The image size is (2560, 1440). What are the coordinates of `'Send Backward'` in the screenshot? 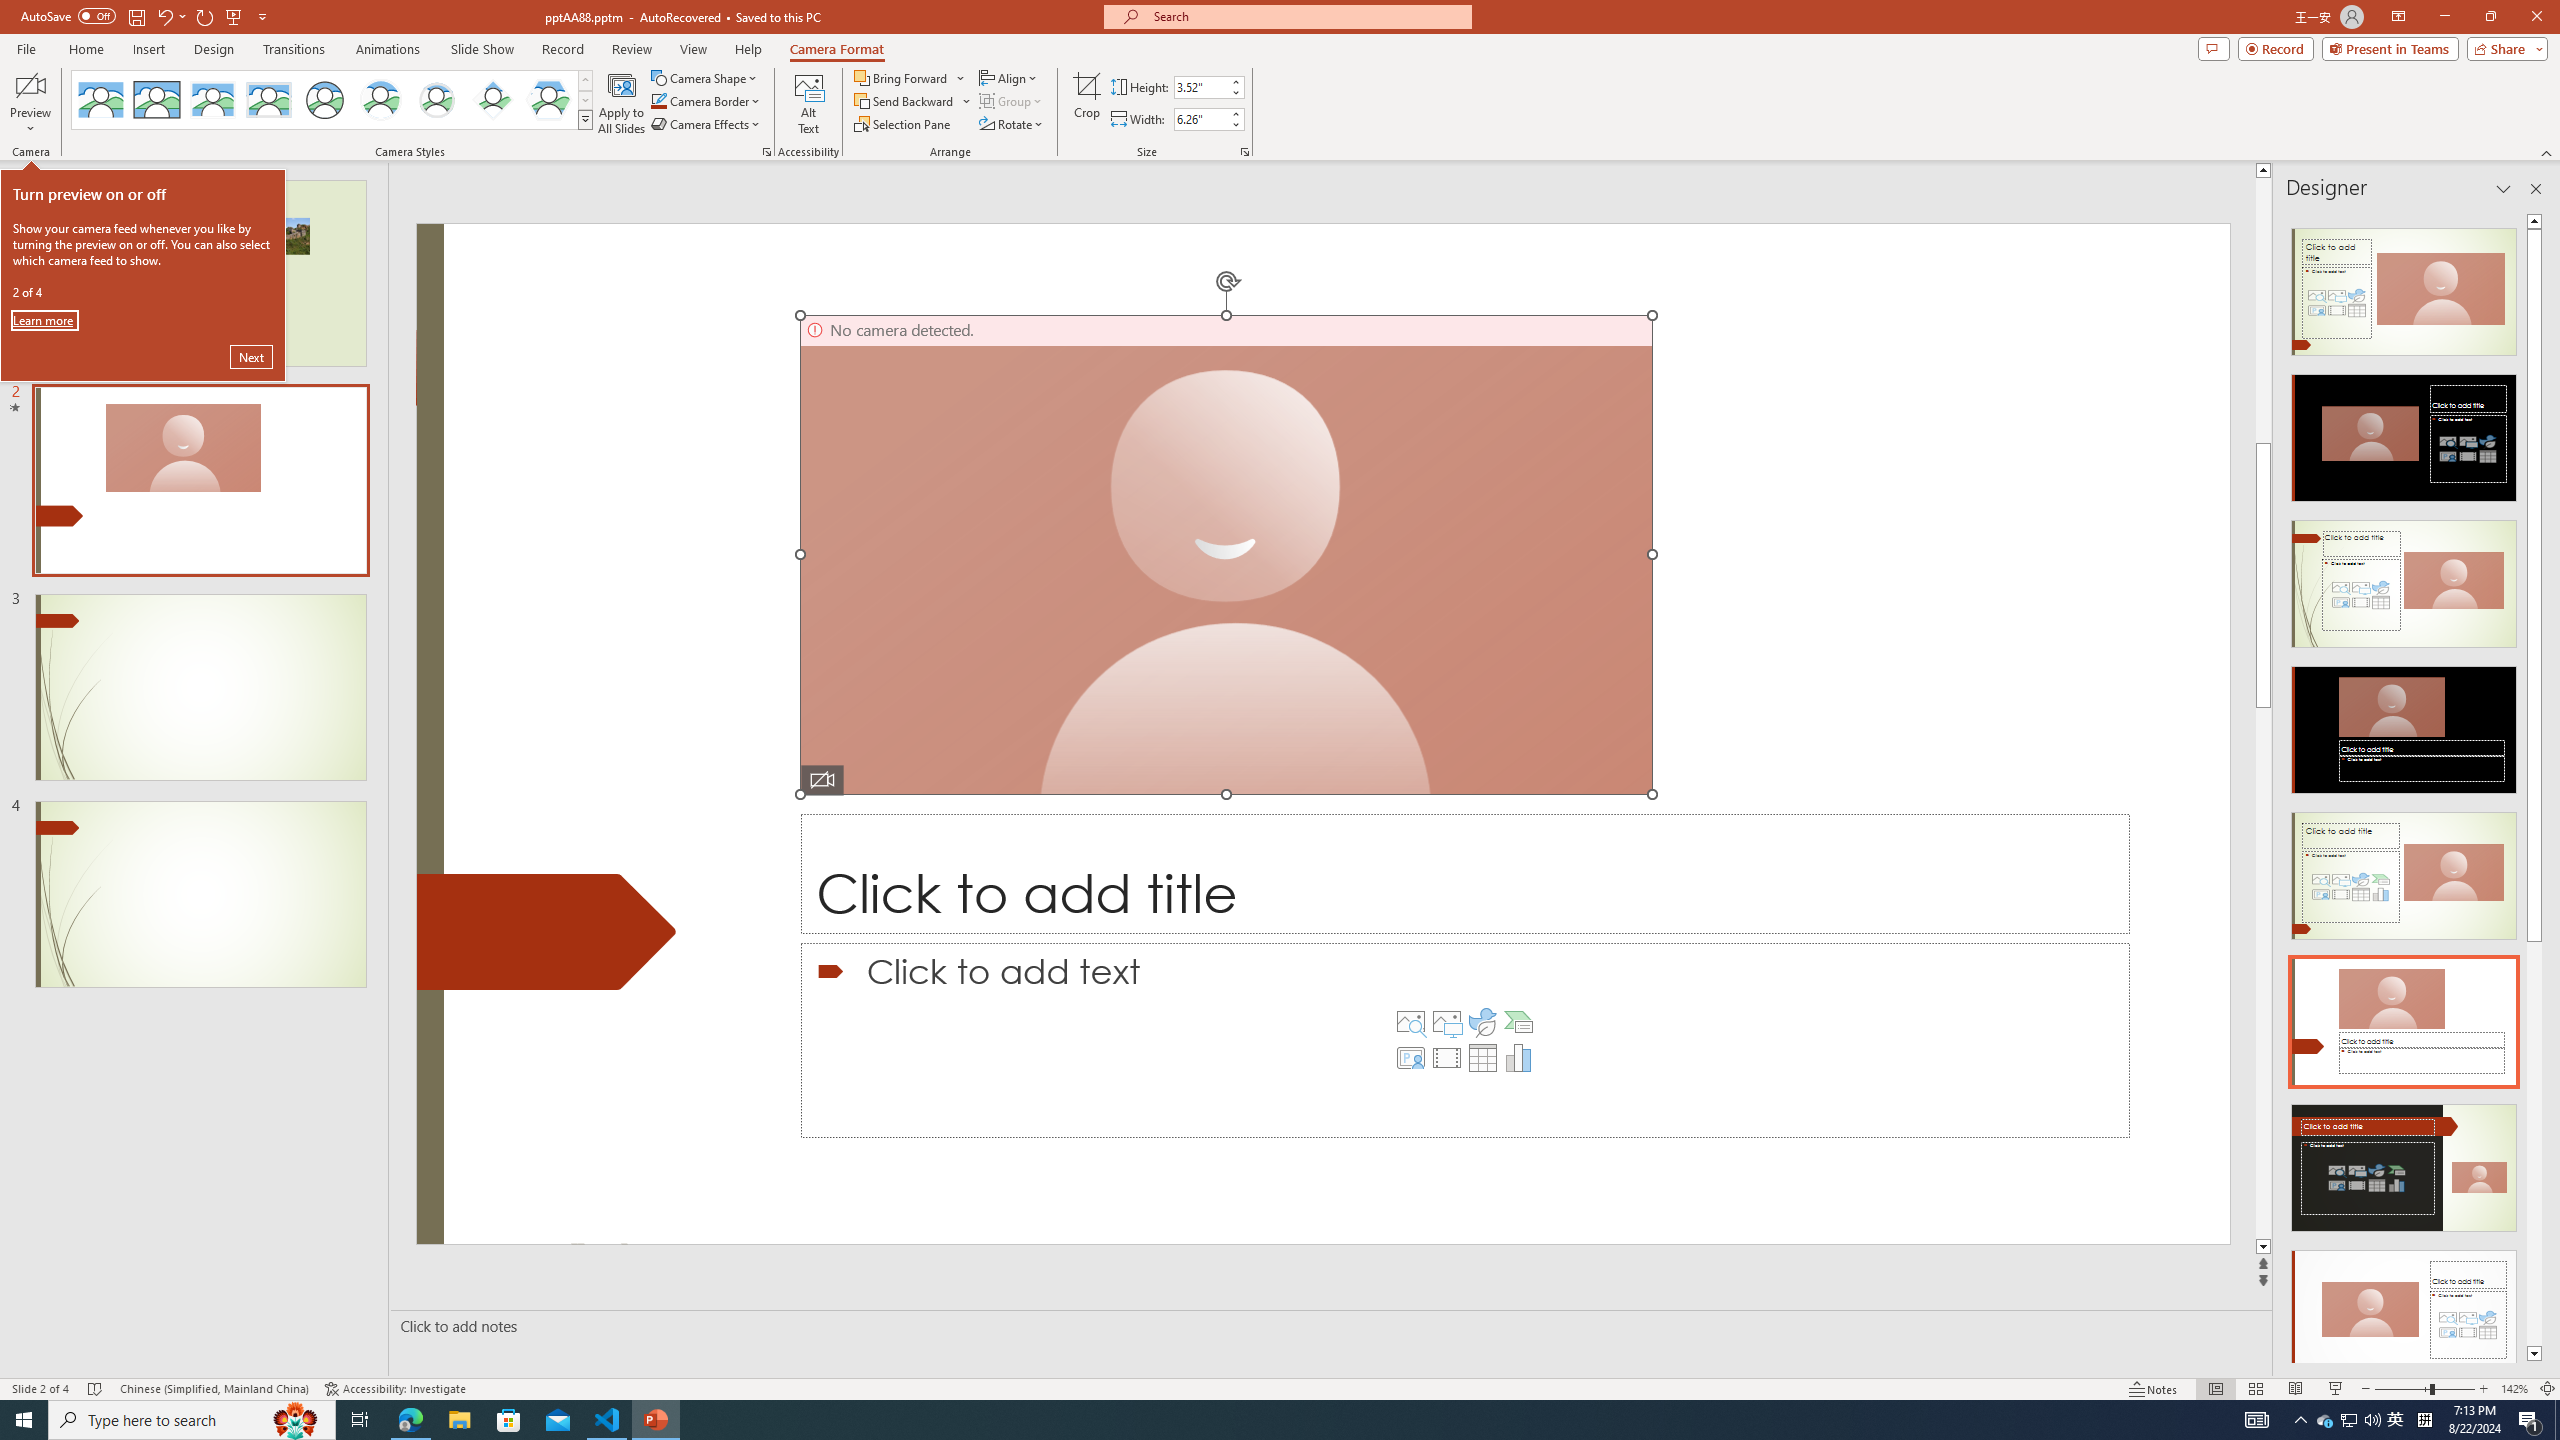 It's located at (912, 99).